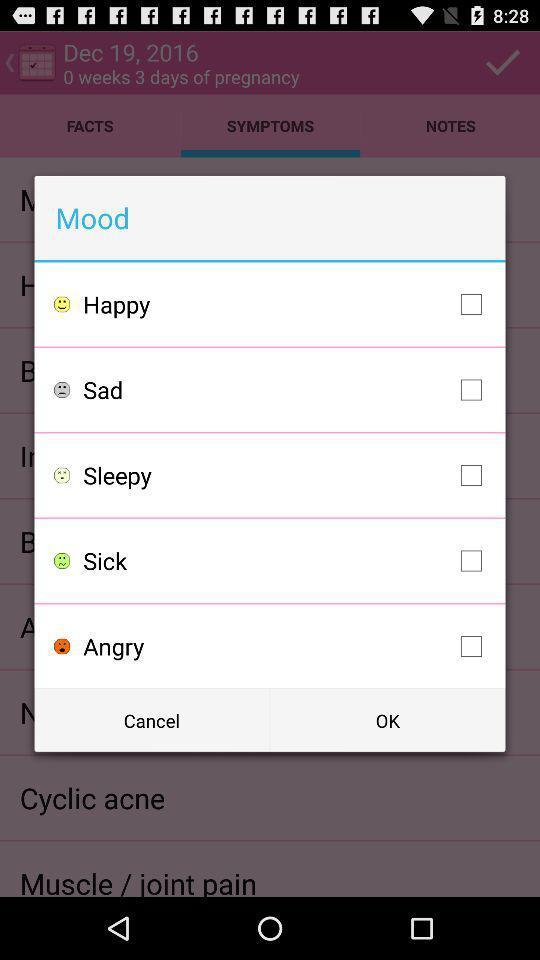 This screenshot has height=960, width=540. Describe the element at coordinates (286, 561) in the screenshot. I see `icon below sleepy` at that location.